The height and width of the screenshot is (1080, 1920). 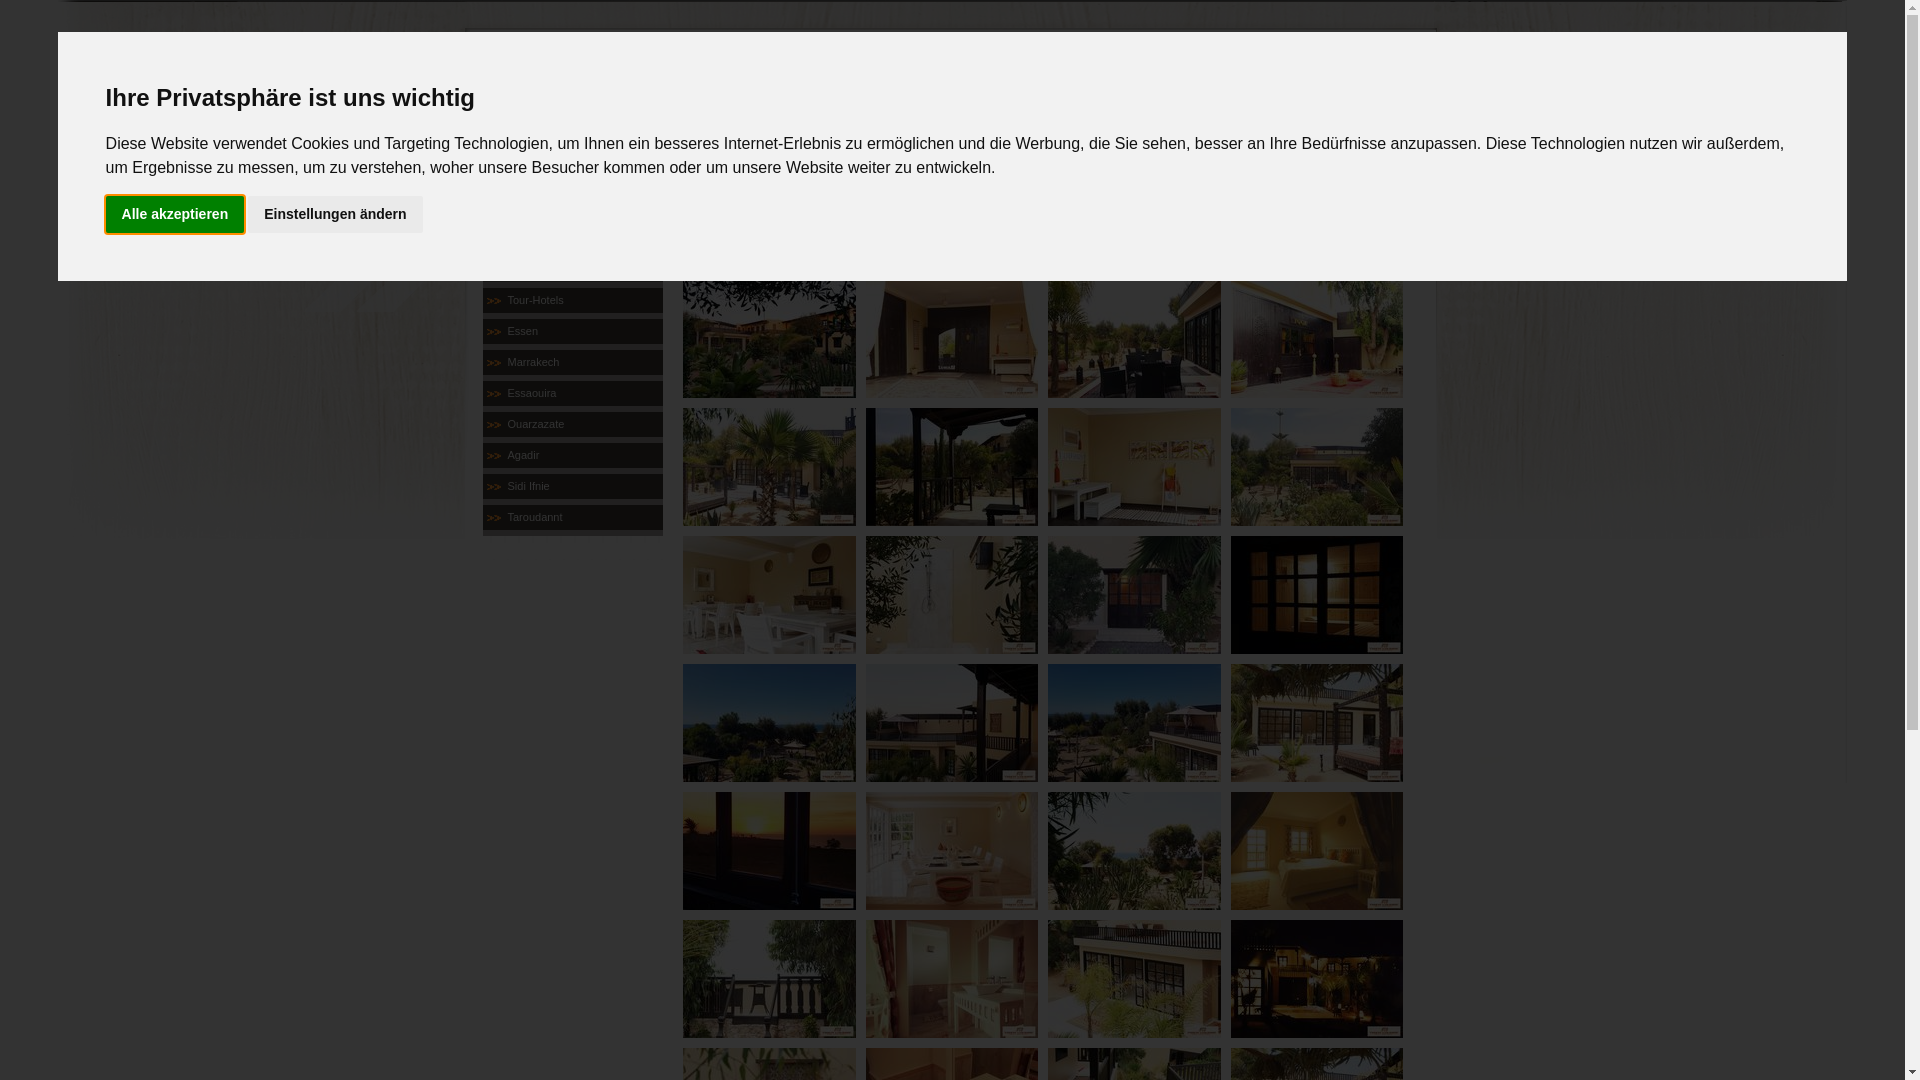 What do you see at coordinates (1027, 203) in the screenshot?
I see `'FOTO GALERIE'` at bounding box center [1027, 203].